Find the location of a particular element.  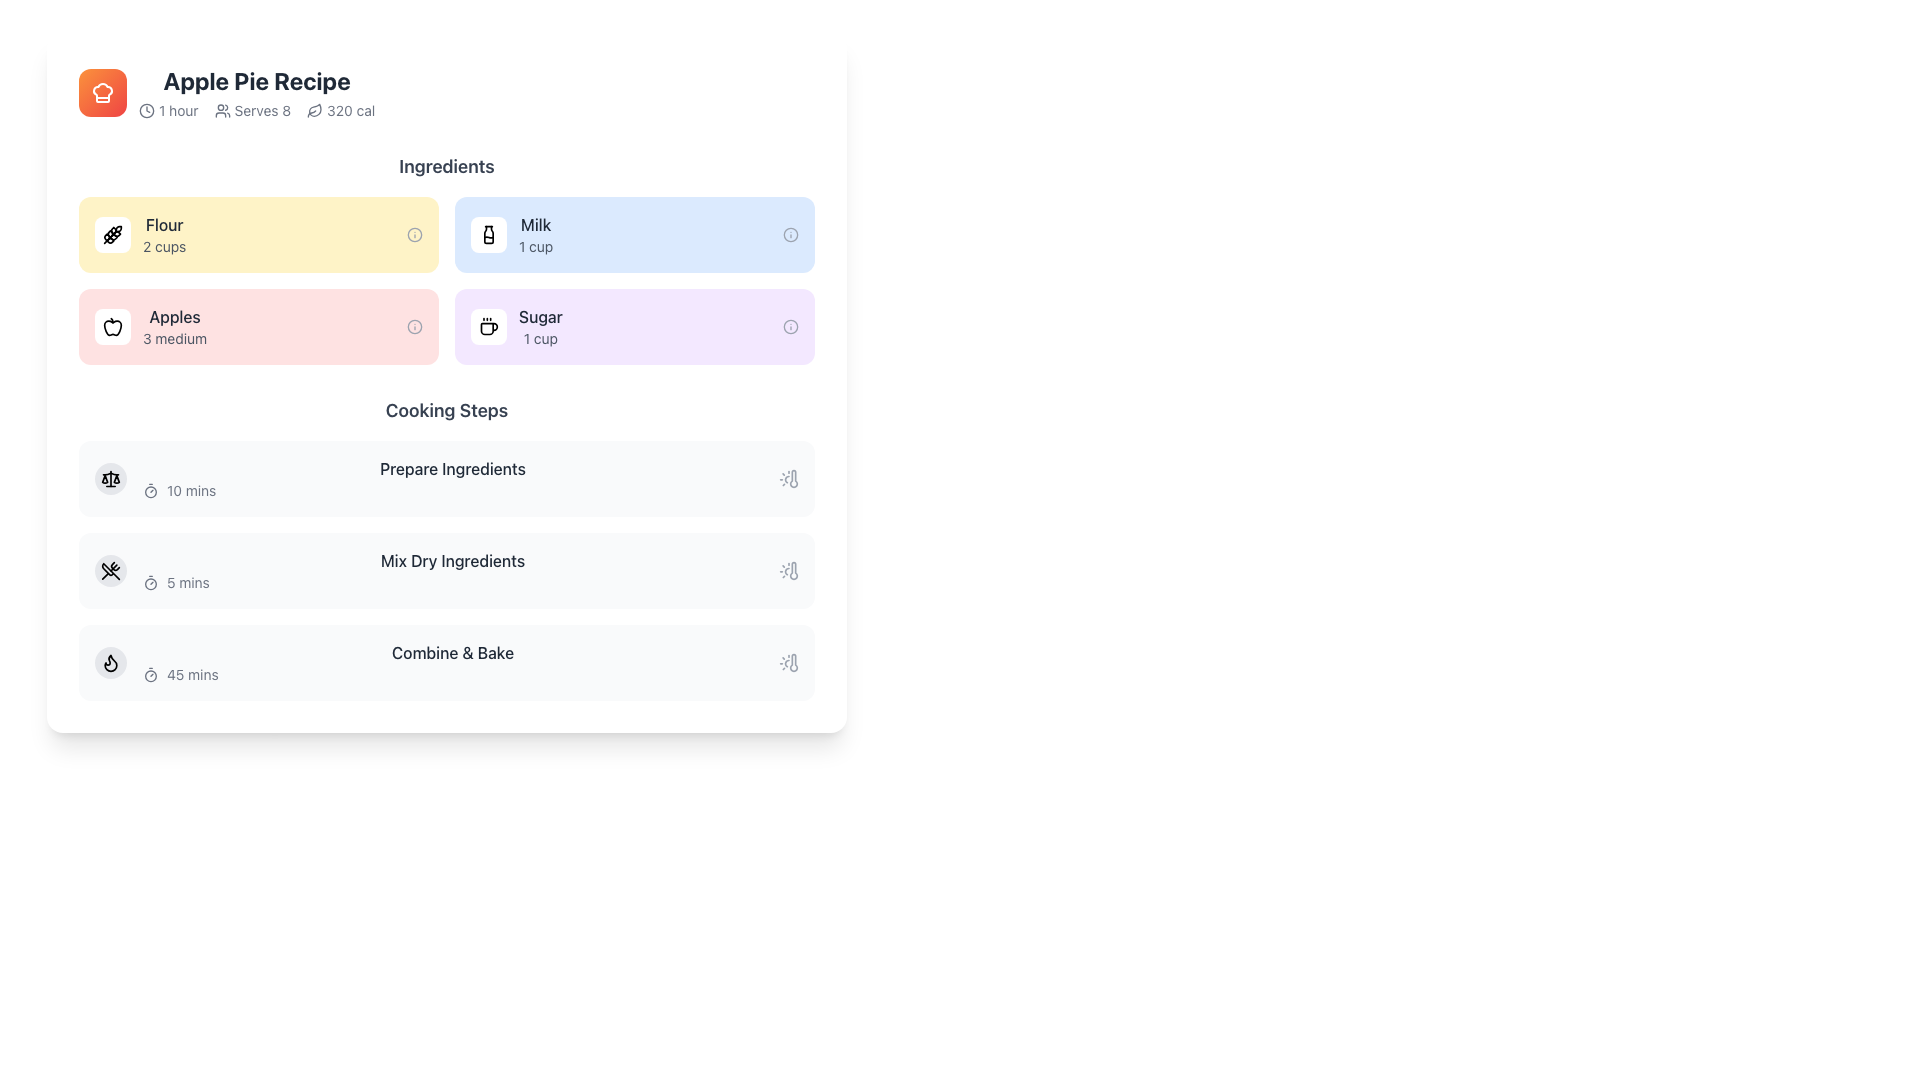

the milk icon located to the left of the text description 'Milk 1 cup' in the 'Milk 1 cup' card under the 'Ingredients' heading is located at coordinates (489, 234).